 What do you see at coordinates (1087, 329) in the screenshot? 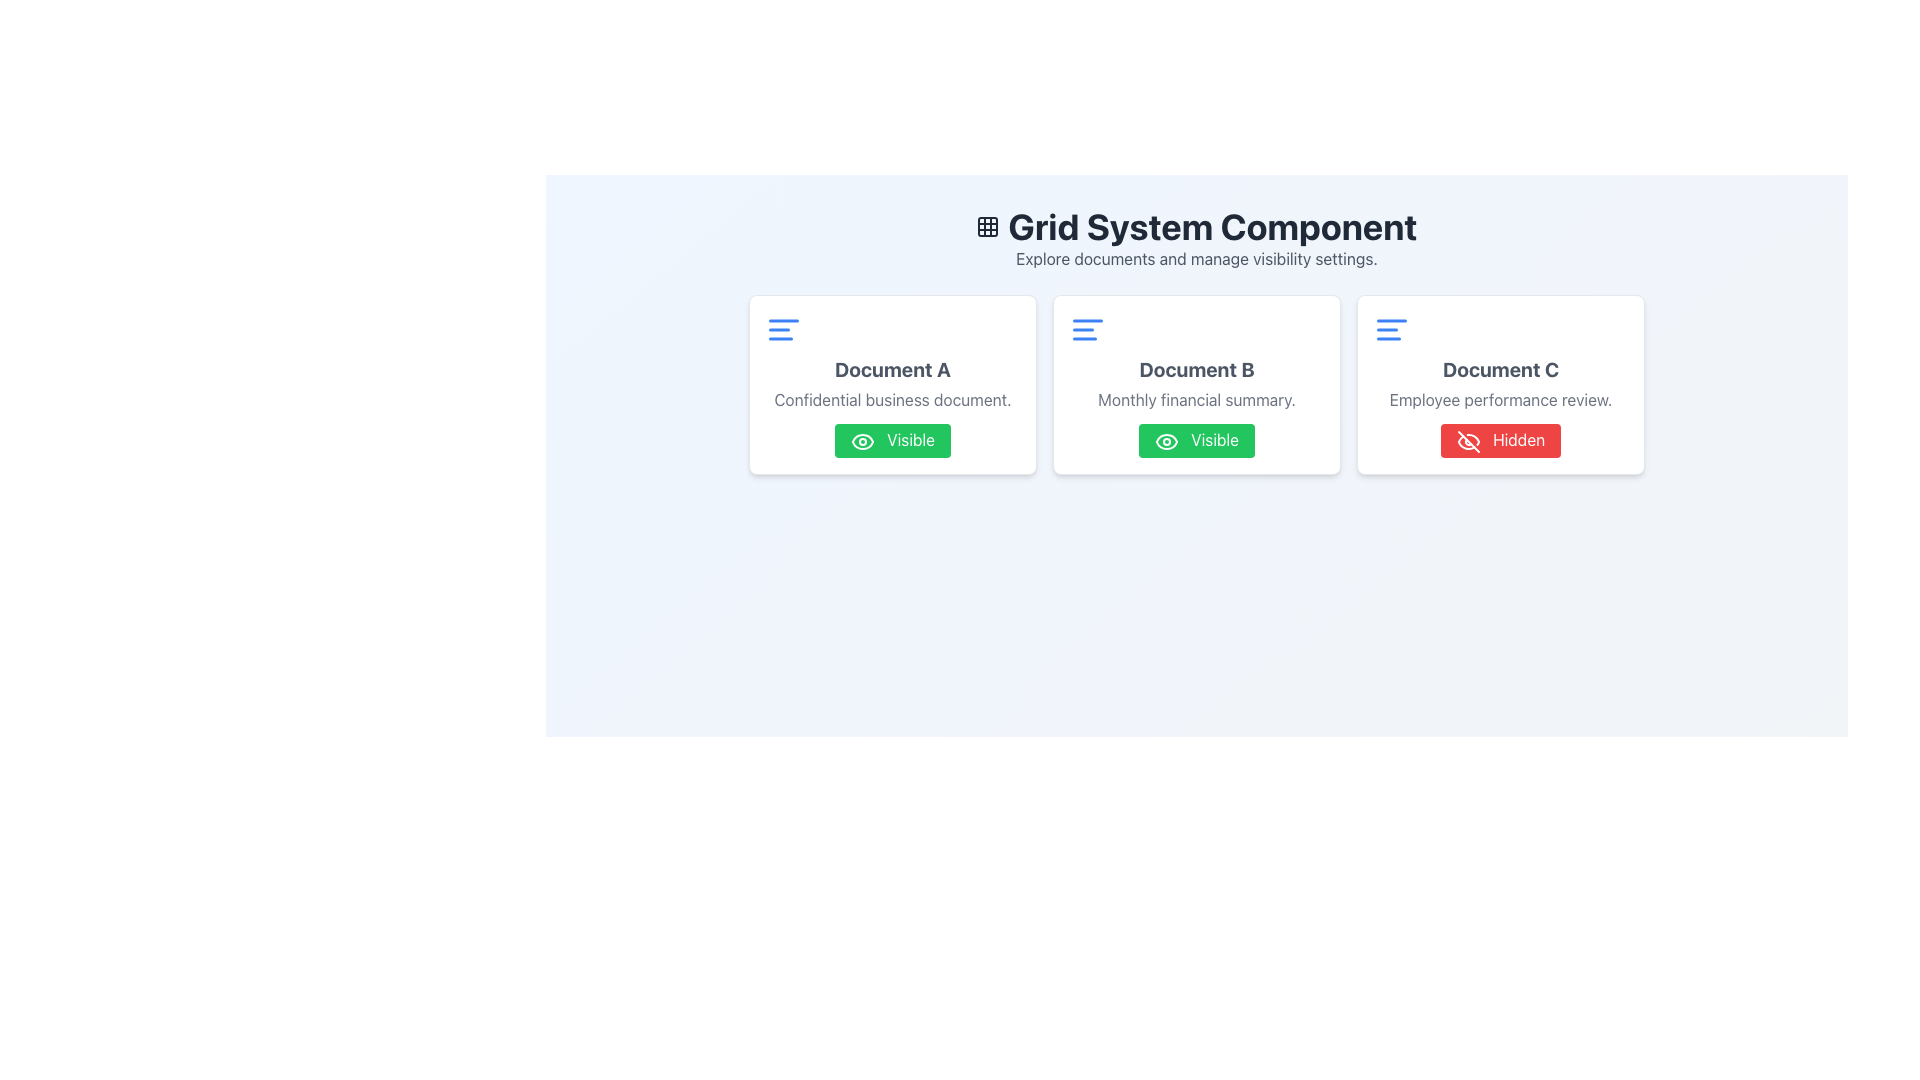
I see `the blue icon with three horizontal lines located in the upper-left corner of the 'Document B' card, above the title text` at bounding box center [1087, 329].